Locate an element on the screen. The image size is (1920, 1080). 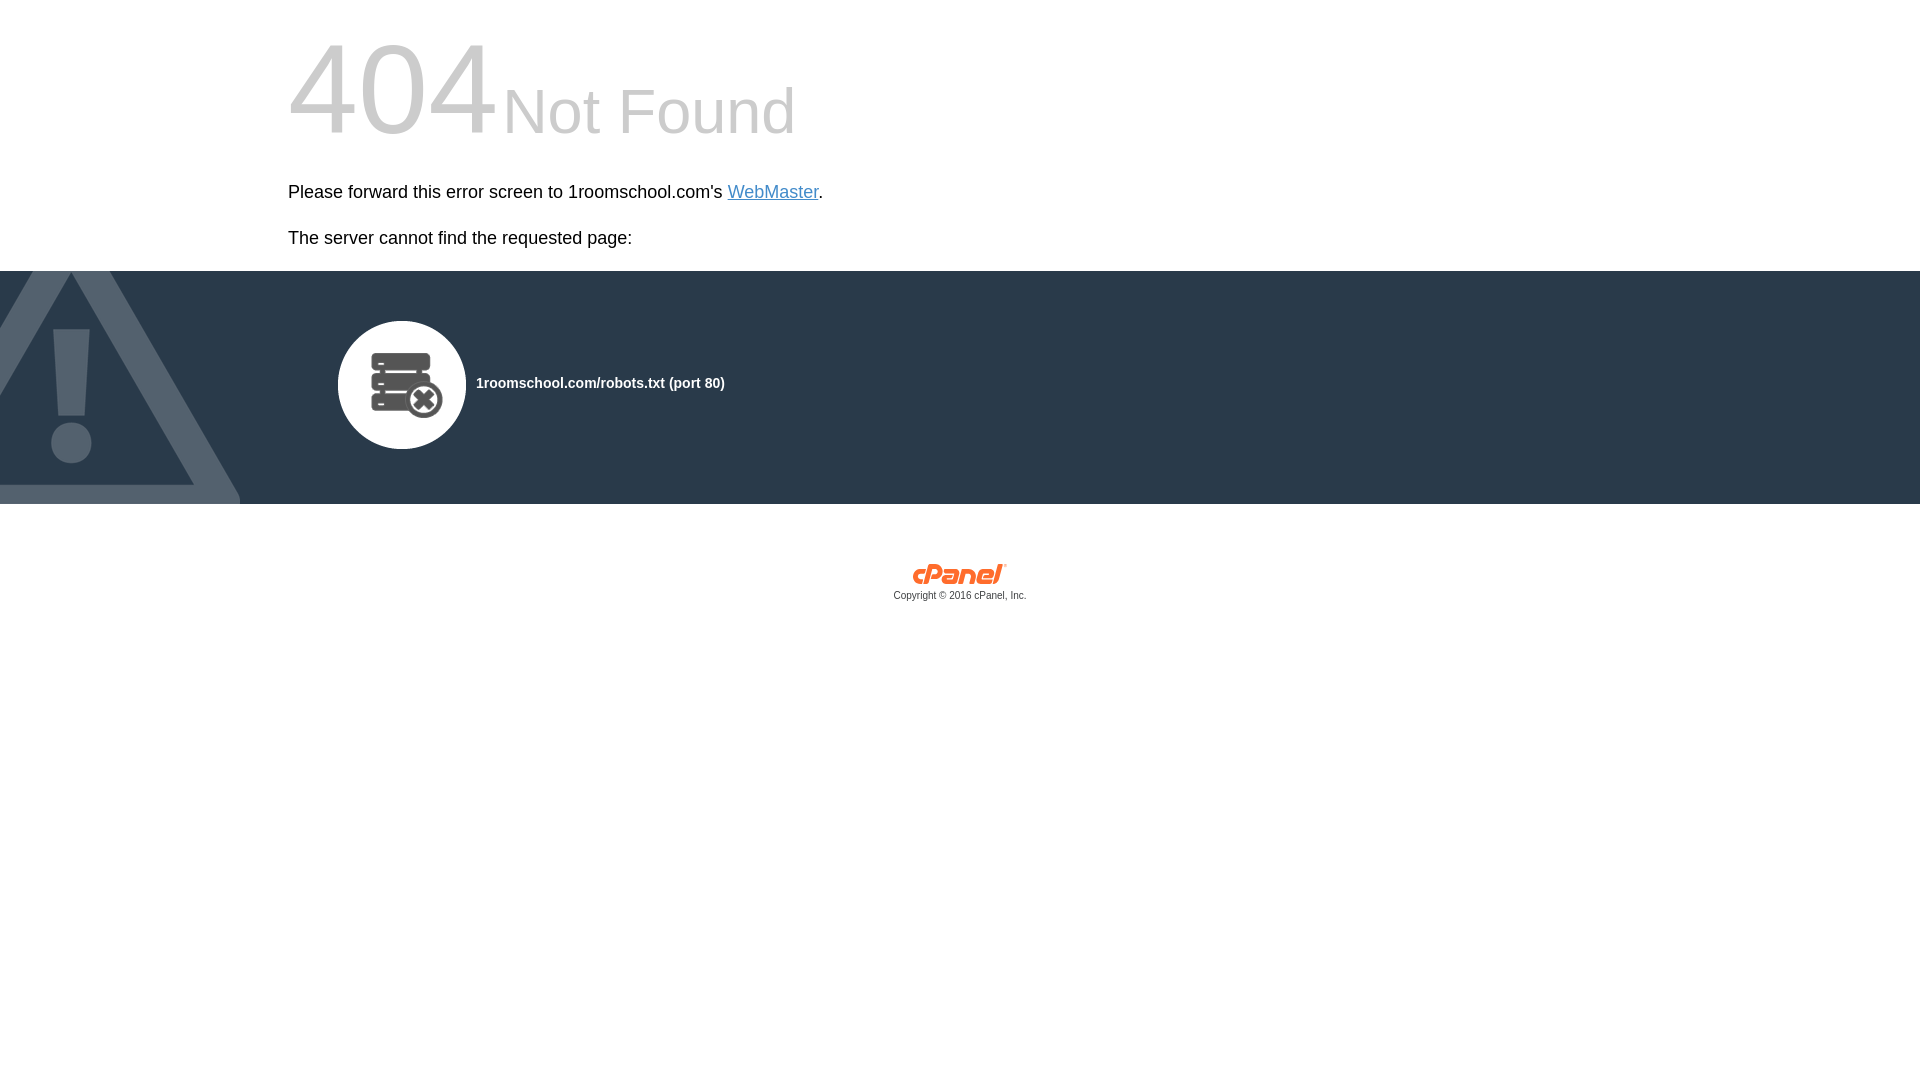
'WebMaster' is located at coordinates (772, 192).